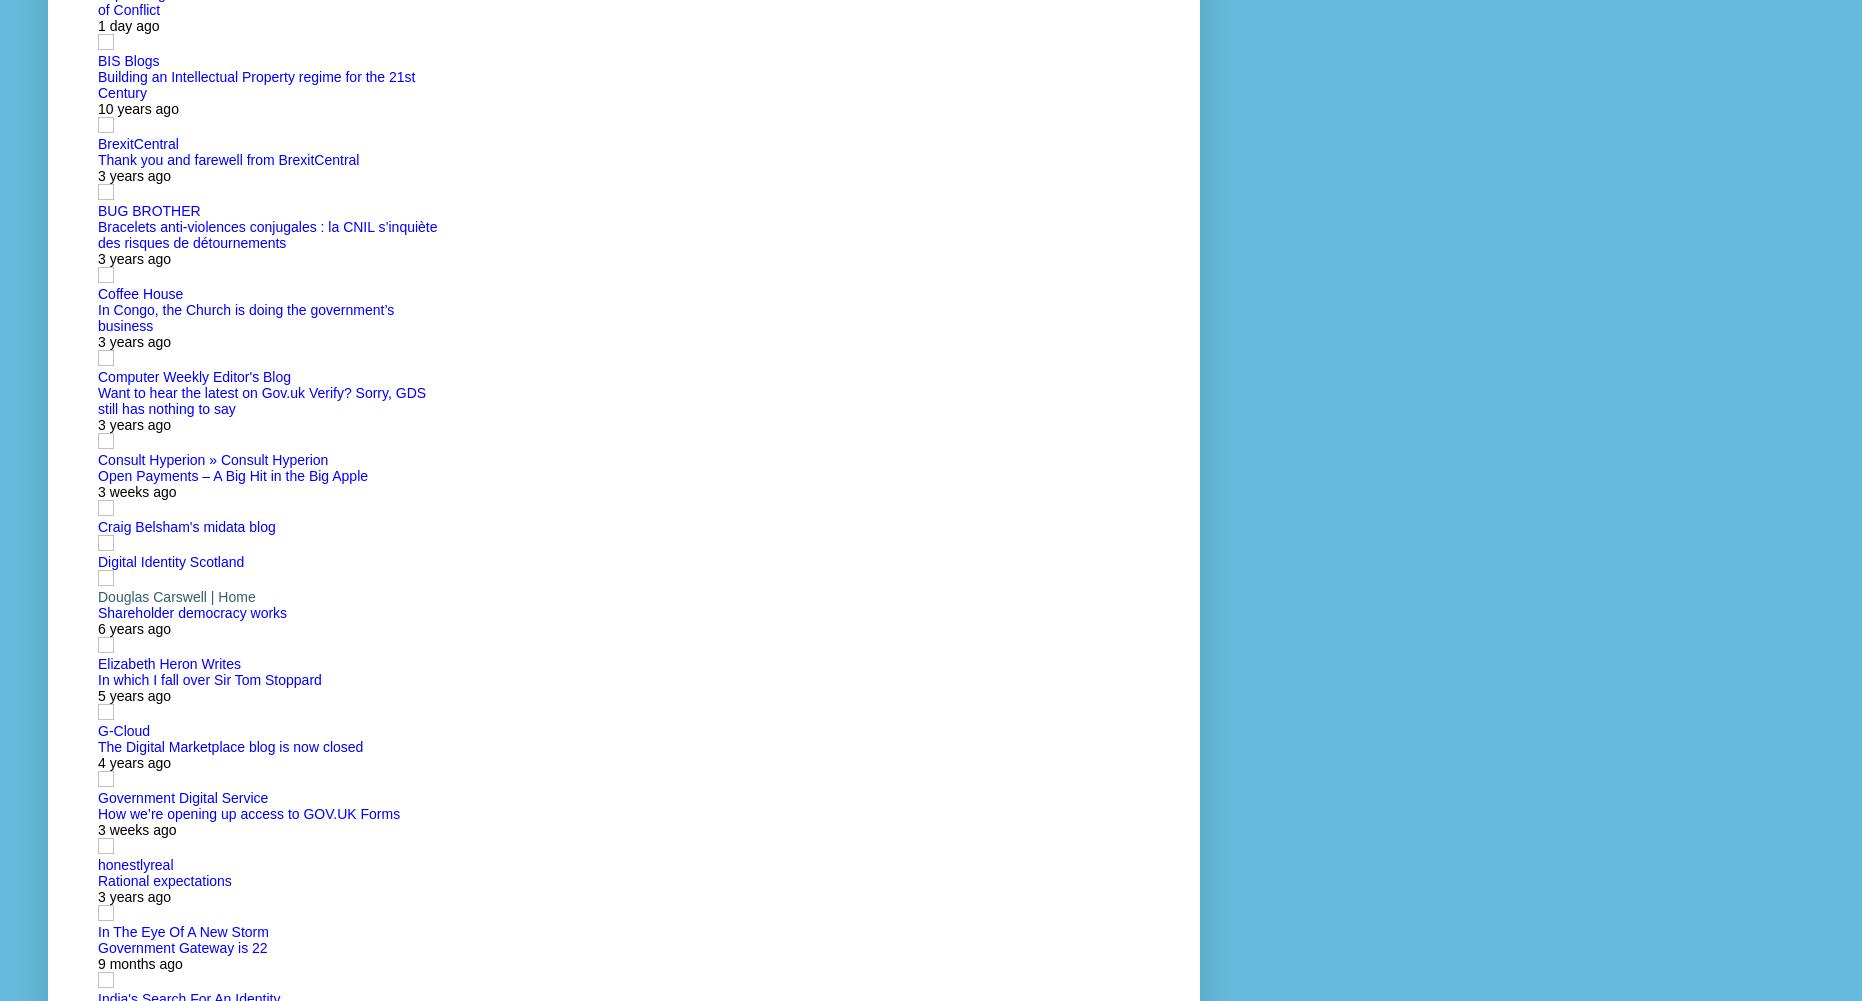  Describe the element at coordinates (97, 60) in the screenshot. I see `'BIS Blogs'` at that location.